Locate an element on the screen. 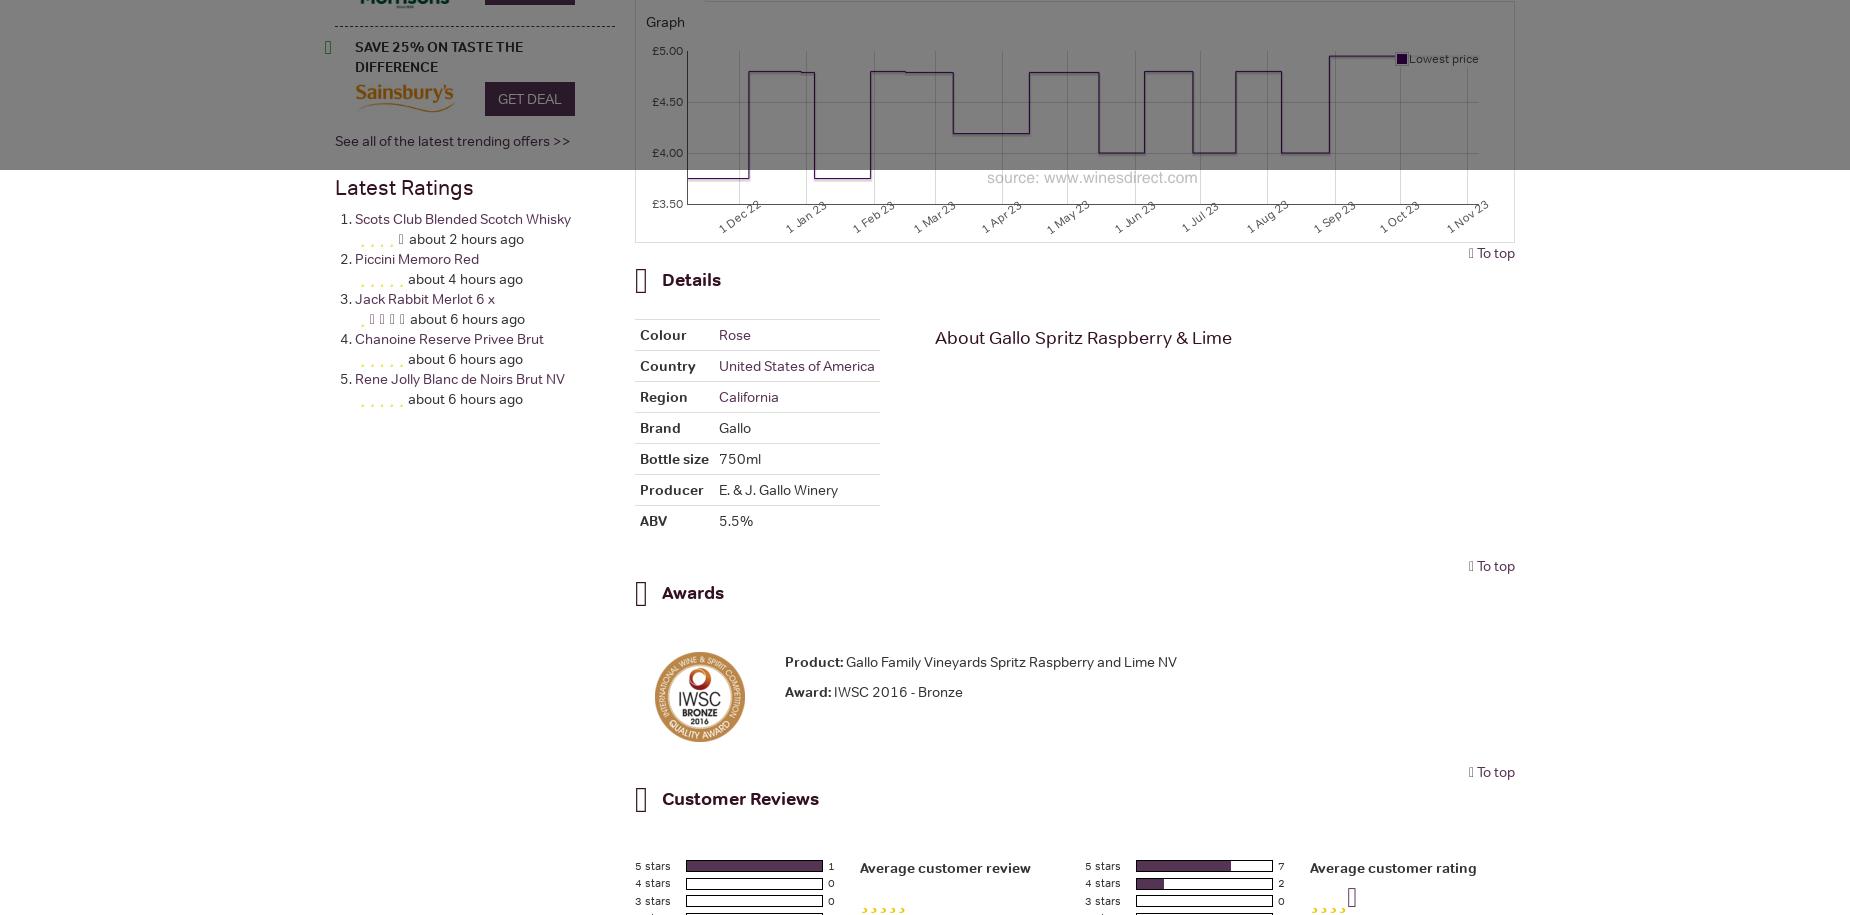 This screenshot has width=1850, height=915. '1 Jul 23' is located at coordinates (1198, 216).